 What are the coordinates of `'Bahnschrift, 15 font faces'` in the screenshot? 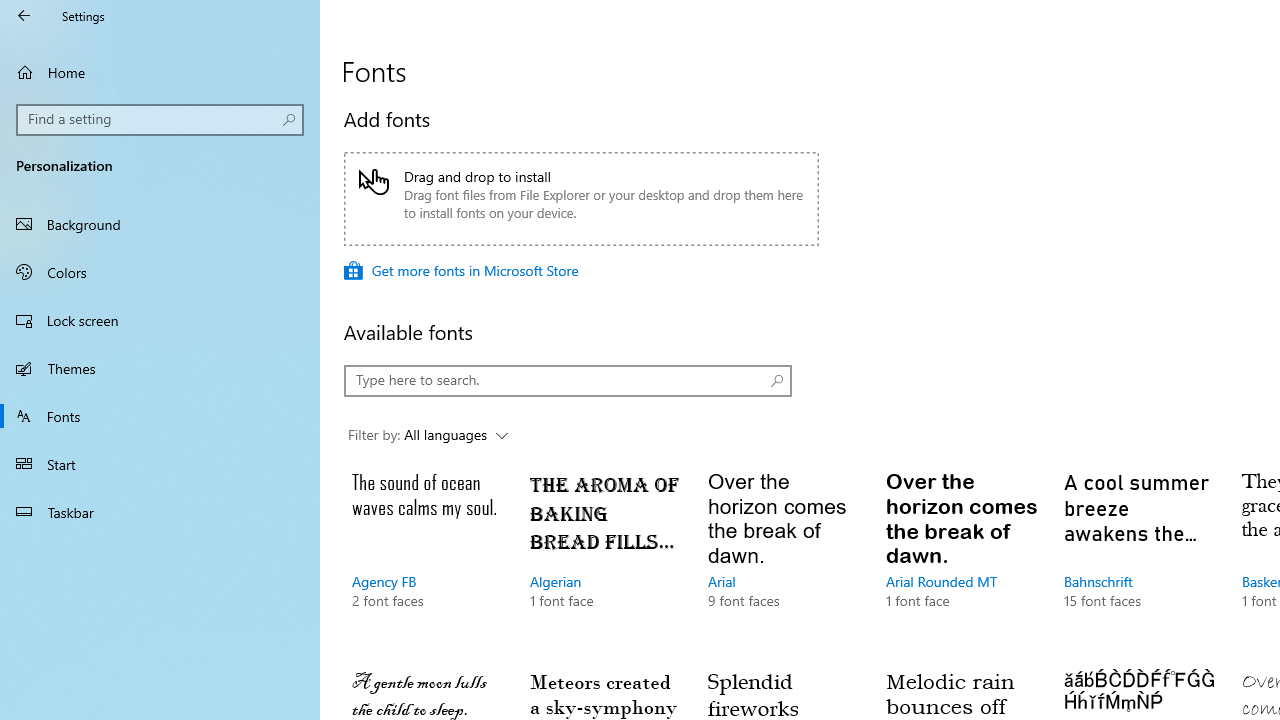 It's located at (1139, 560).